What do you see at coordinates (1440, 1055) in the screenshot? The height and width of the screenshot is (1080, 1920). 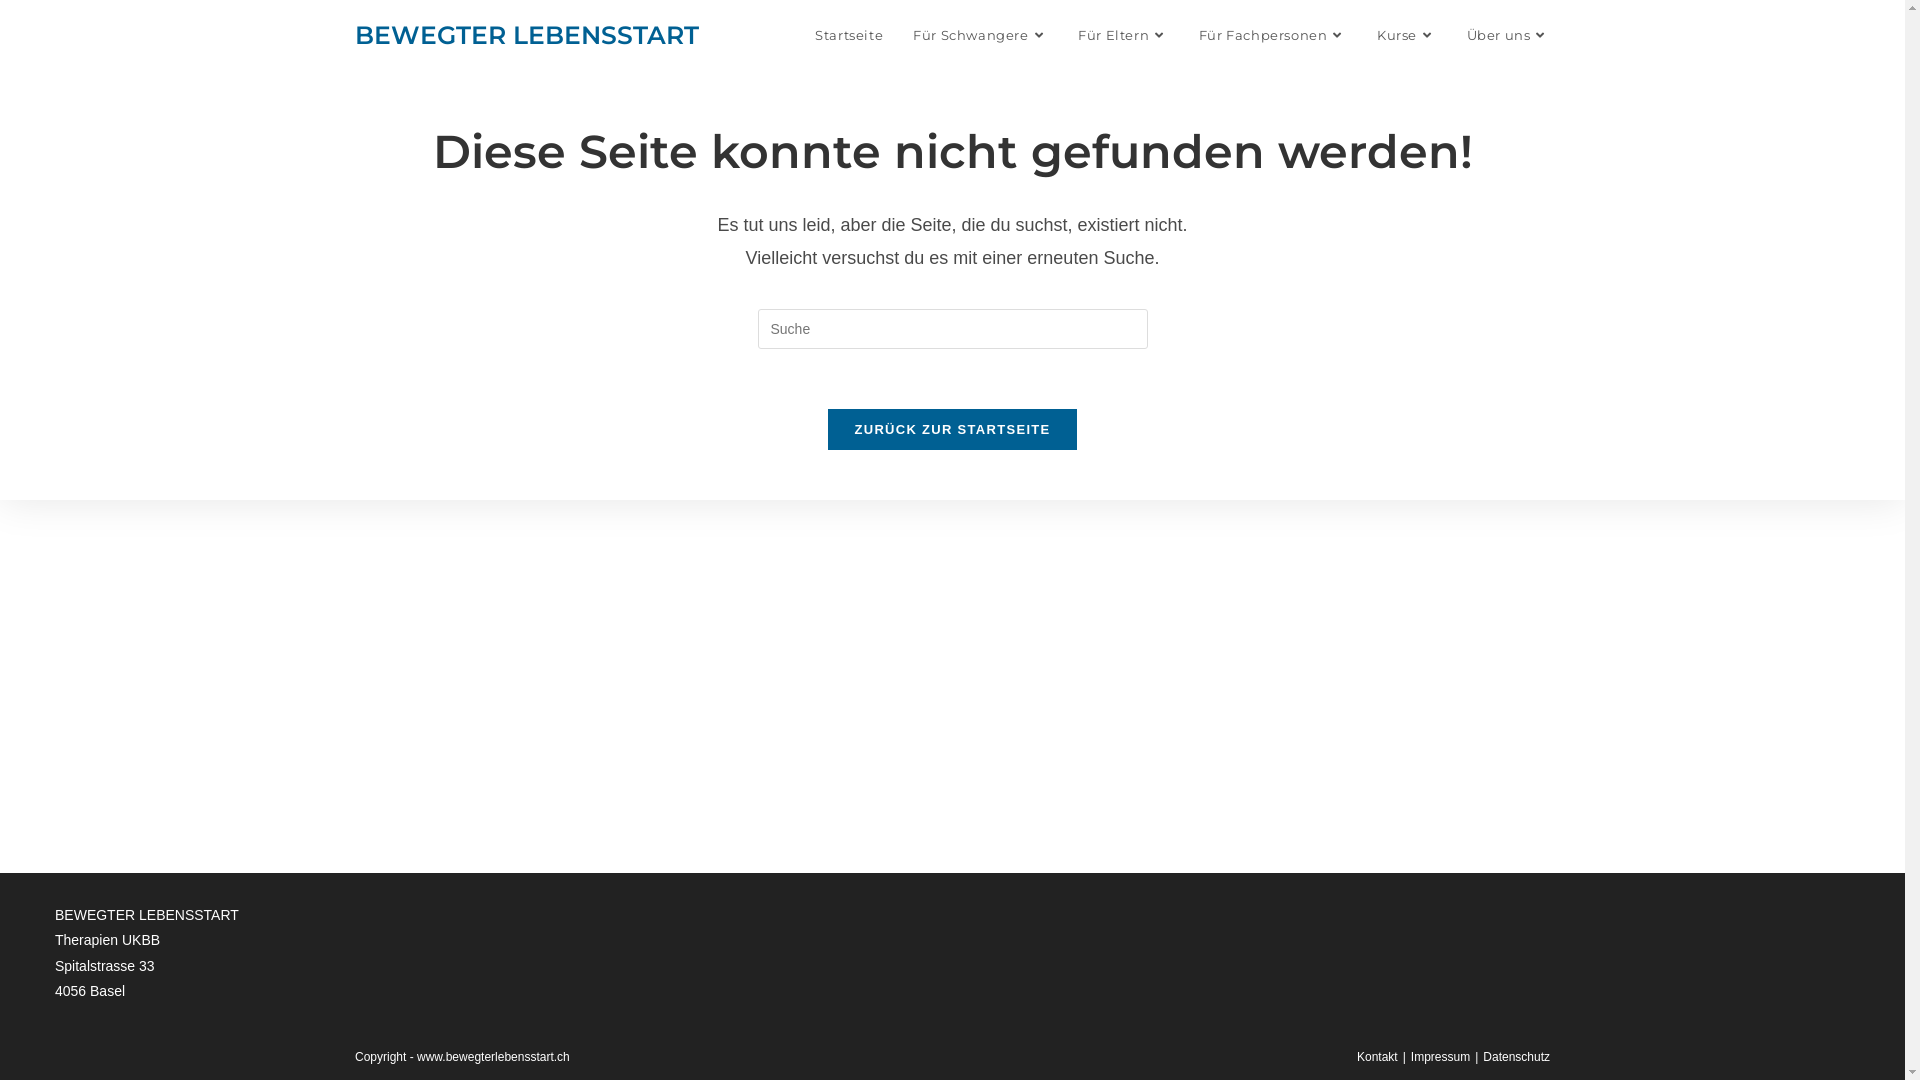 I see `'Impressum'` at bounding box center [1440, 1055].